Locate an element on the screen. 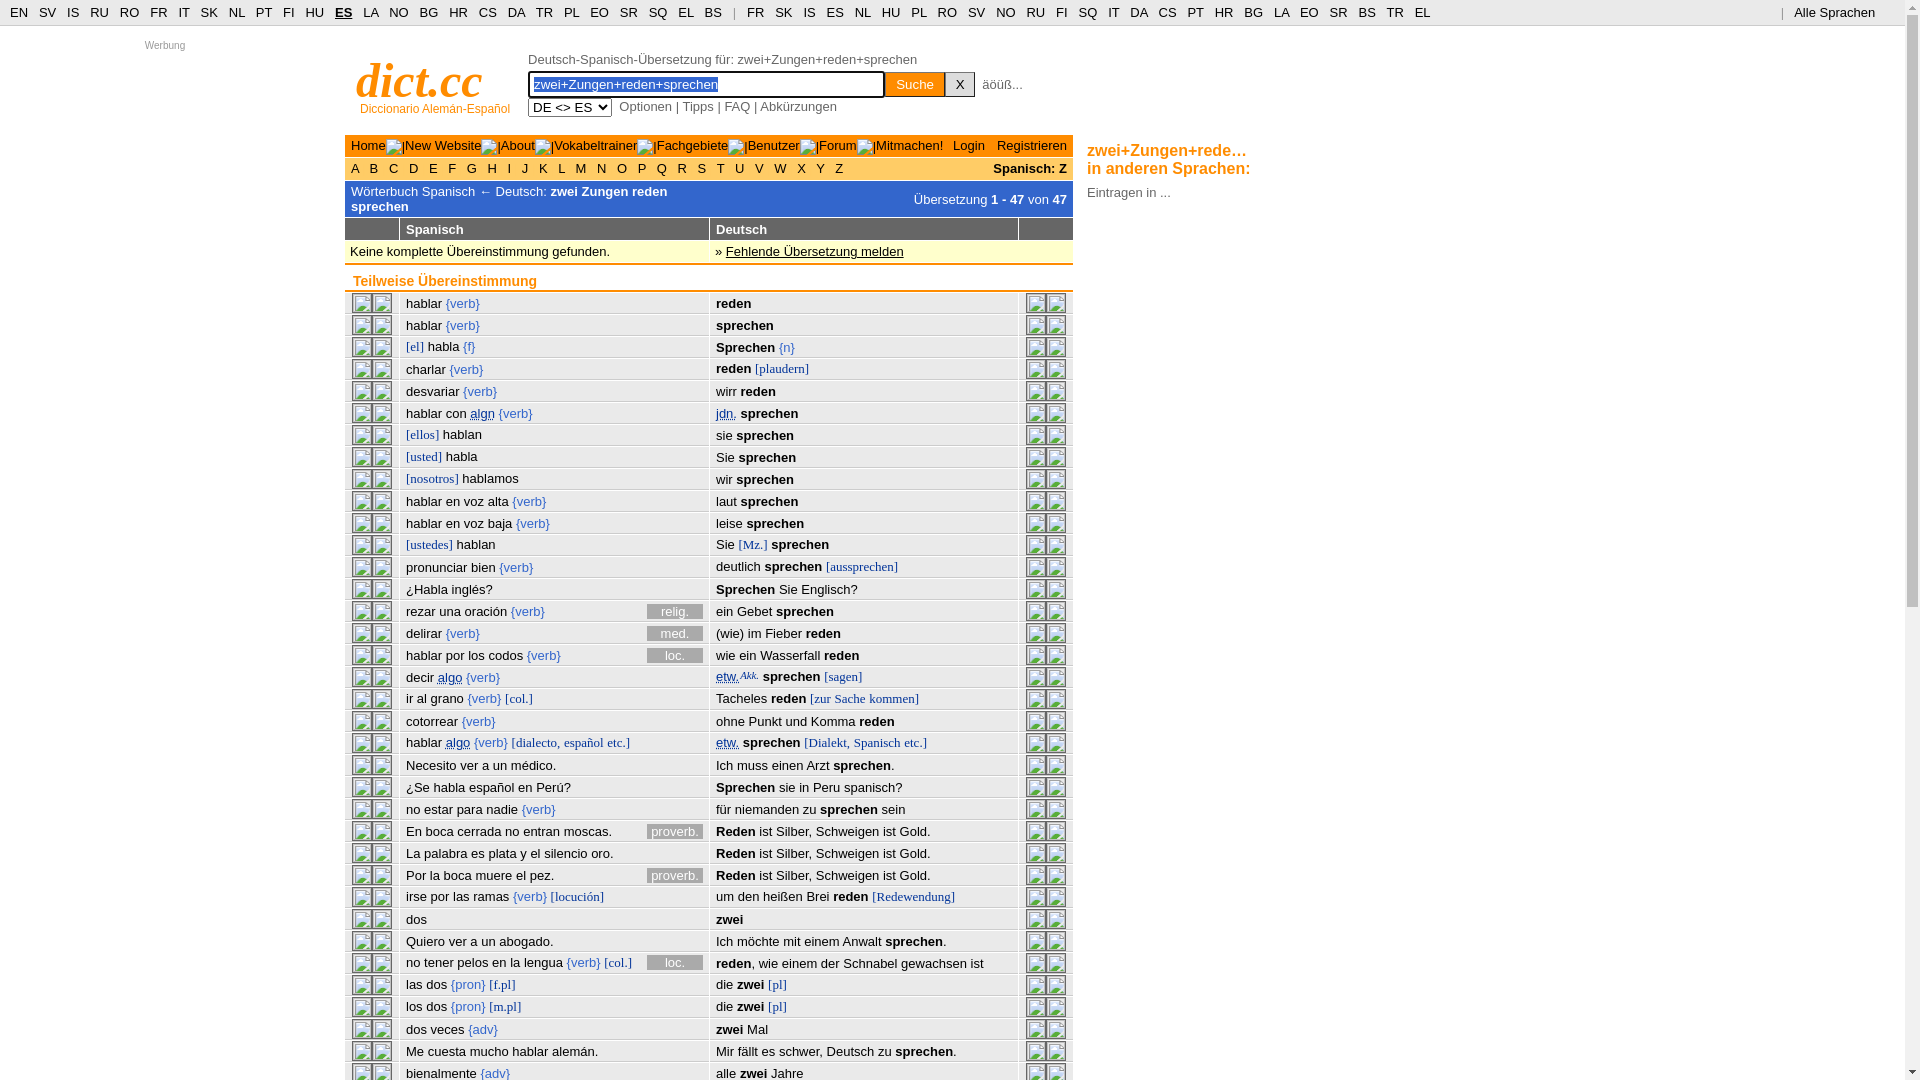 Image resolution: width=1920 pixels, height=1080 pixels. 'ist' is located at coordinates (888, 831).